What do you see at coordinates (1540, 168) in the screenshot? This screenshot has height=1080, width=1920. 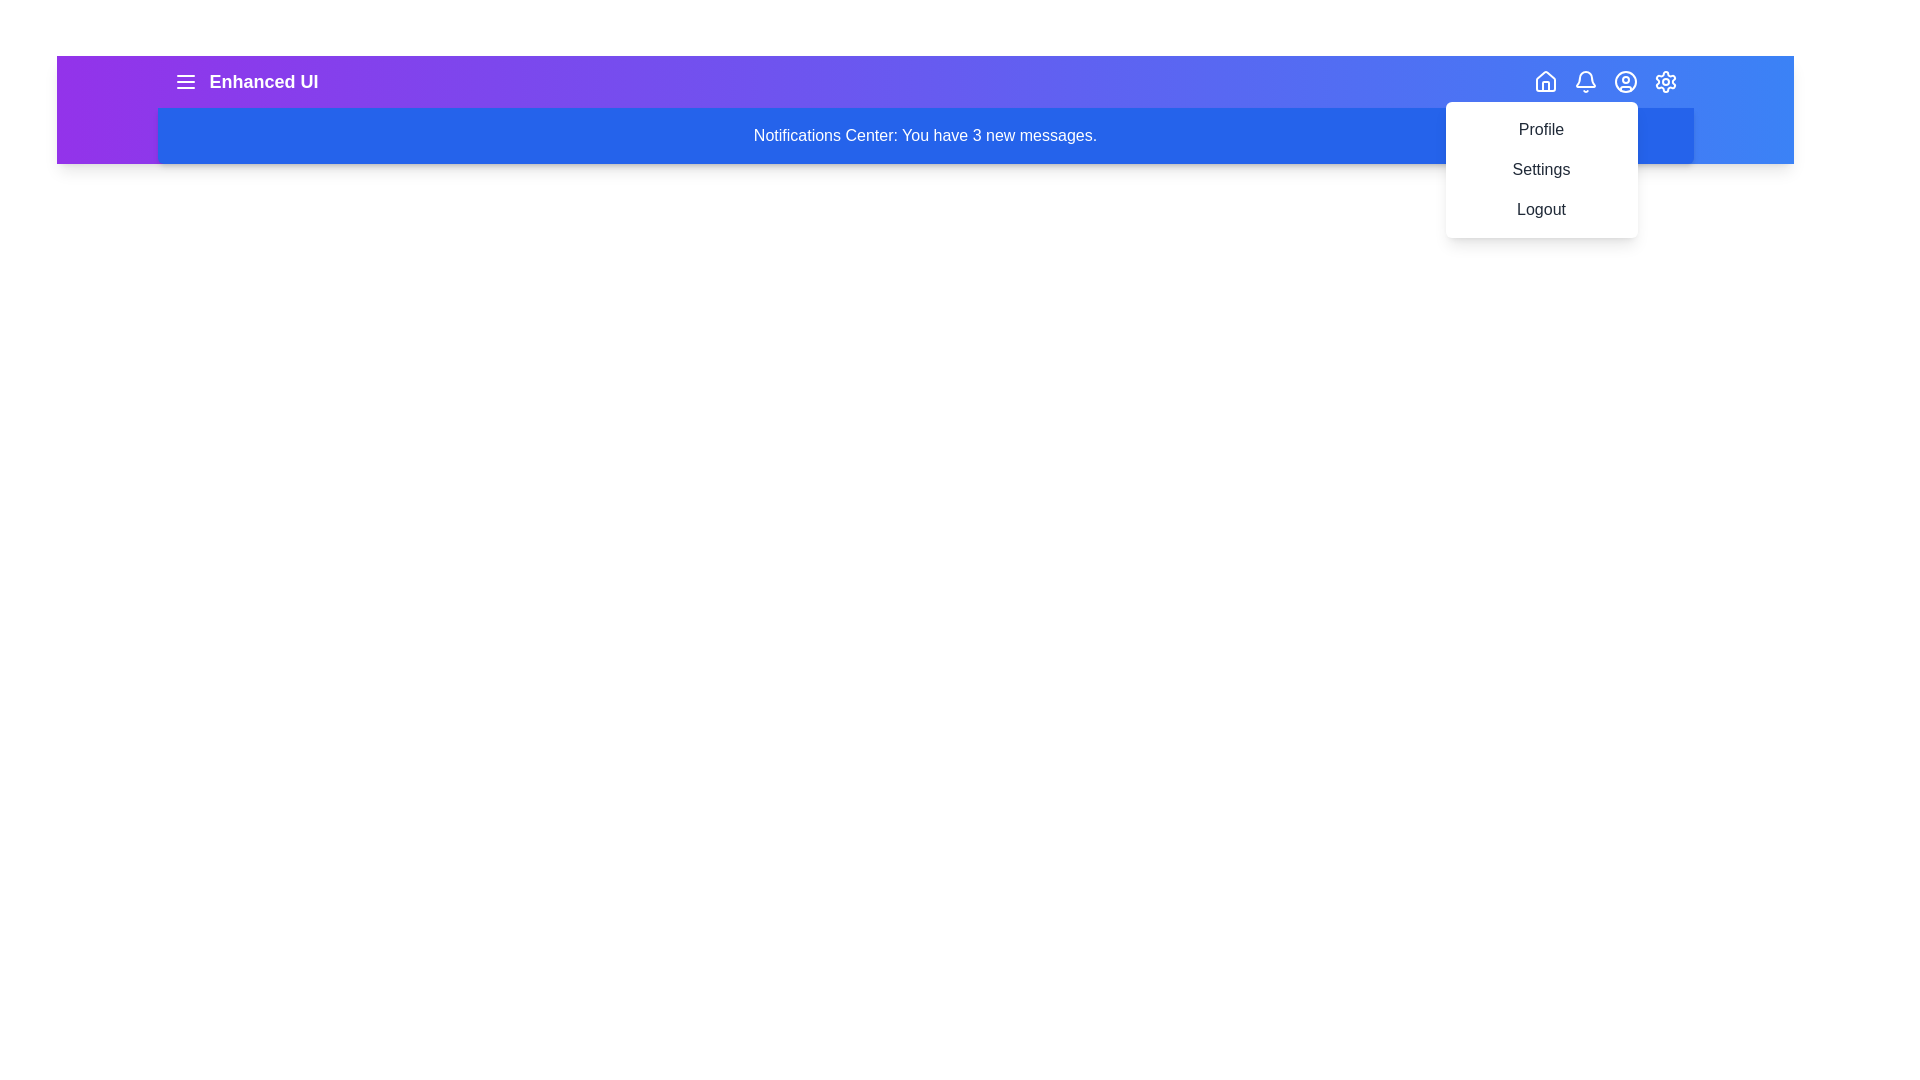 I see `the menu item Settings` at bounding box center [1540, 168].